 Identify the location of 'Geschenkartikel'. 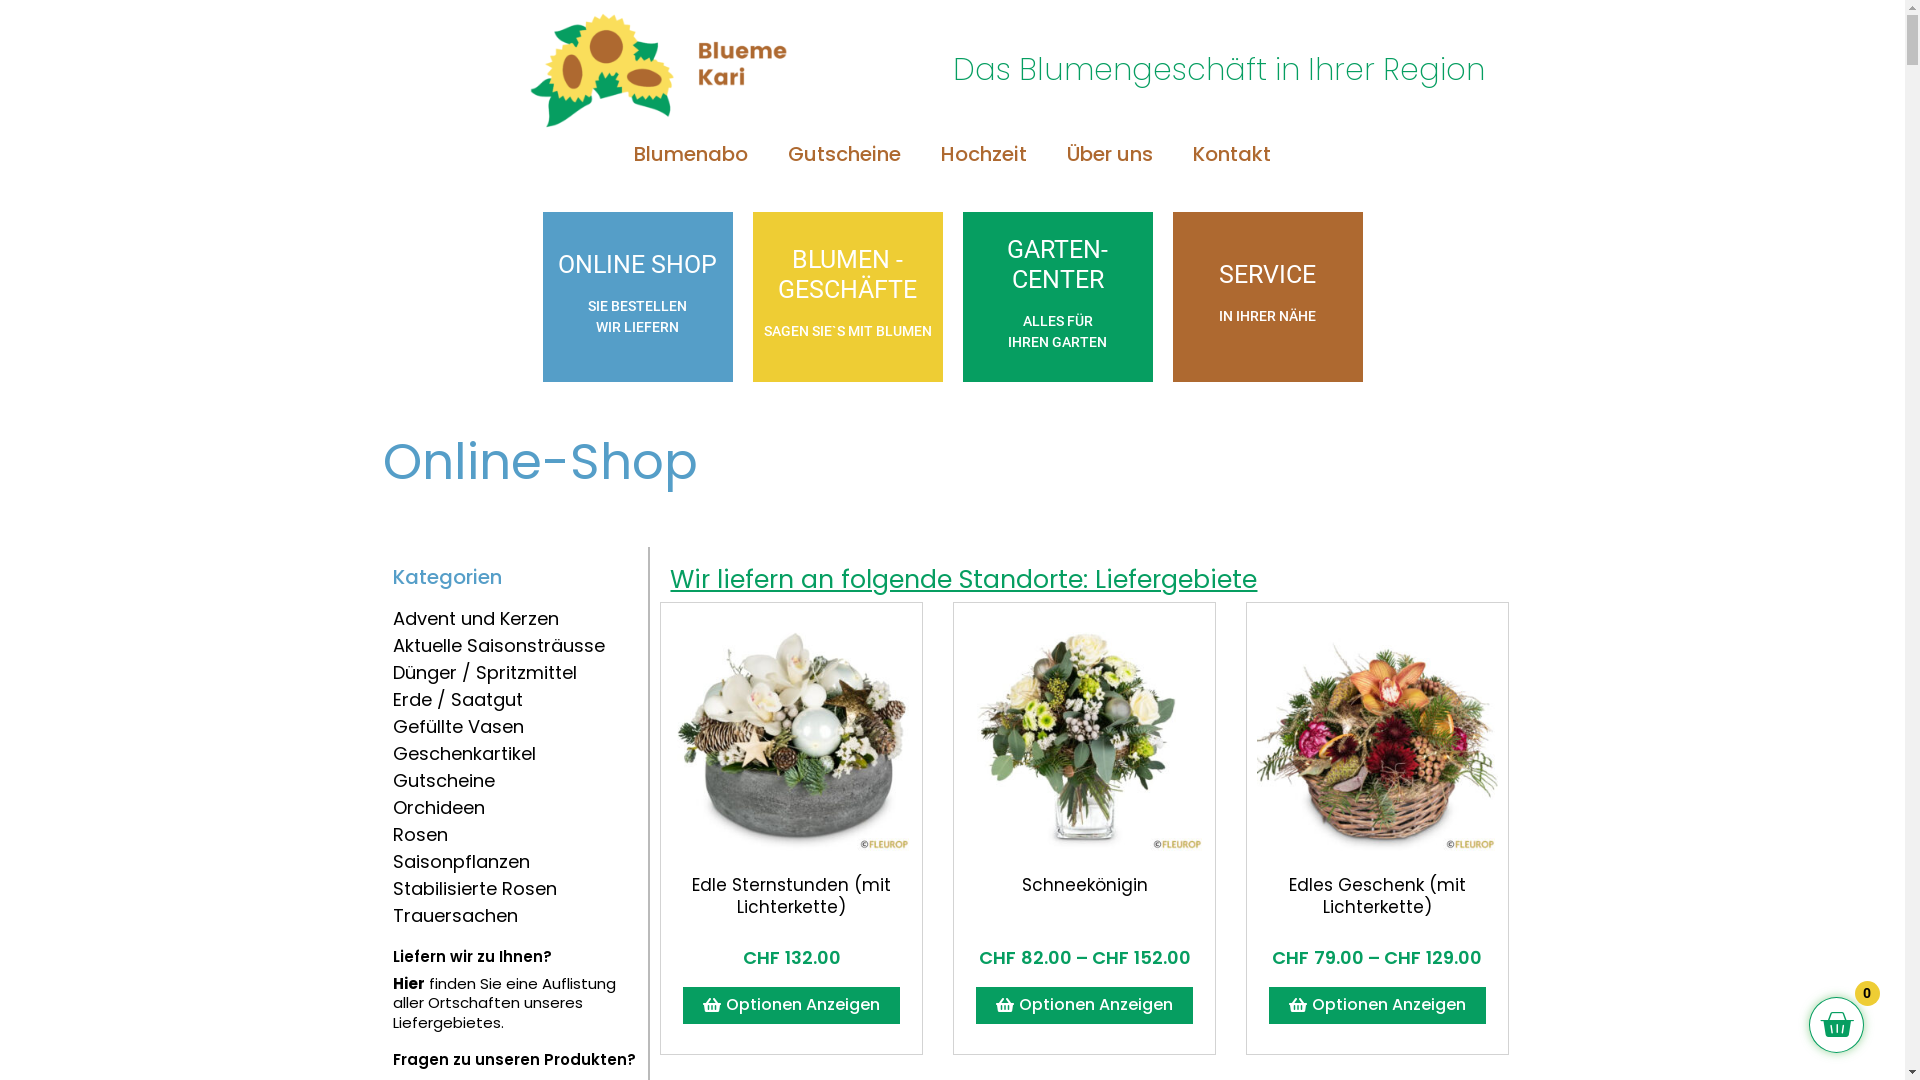
(462, 753).